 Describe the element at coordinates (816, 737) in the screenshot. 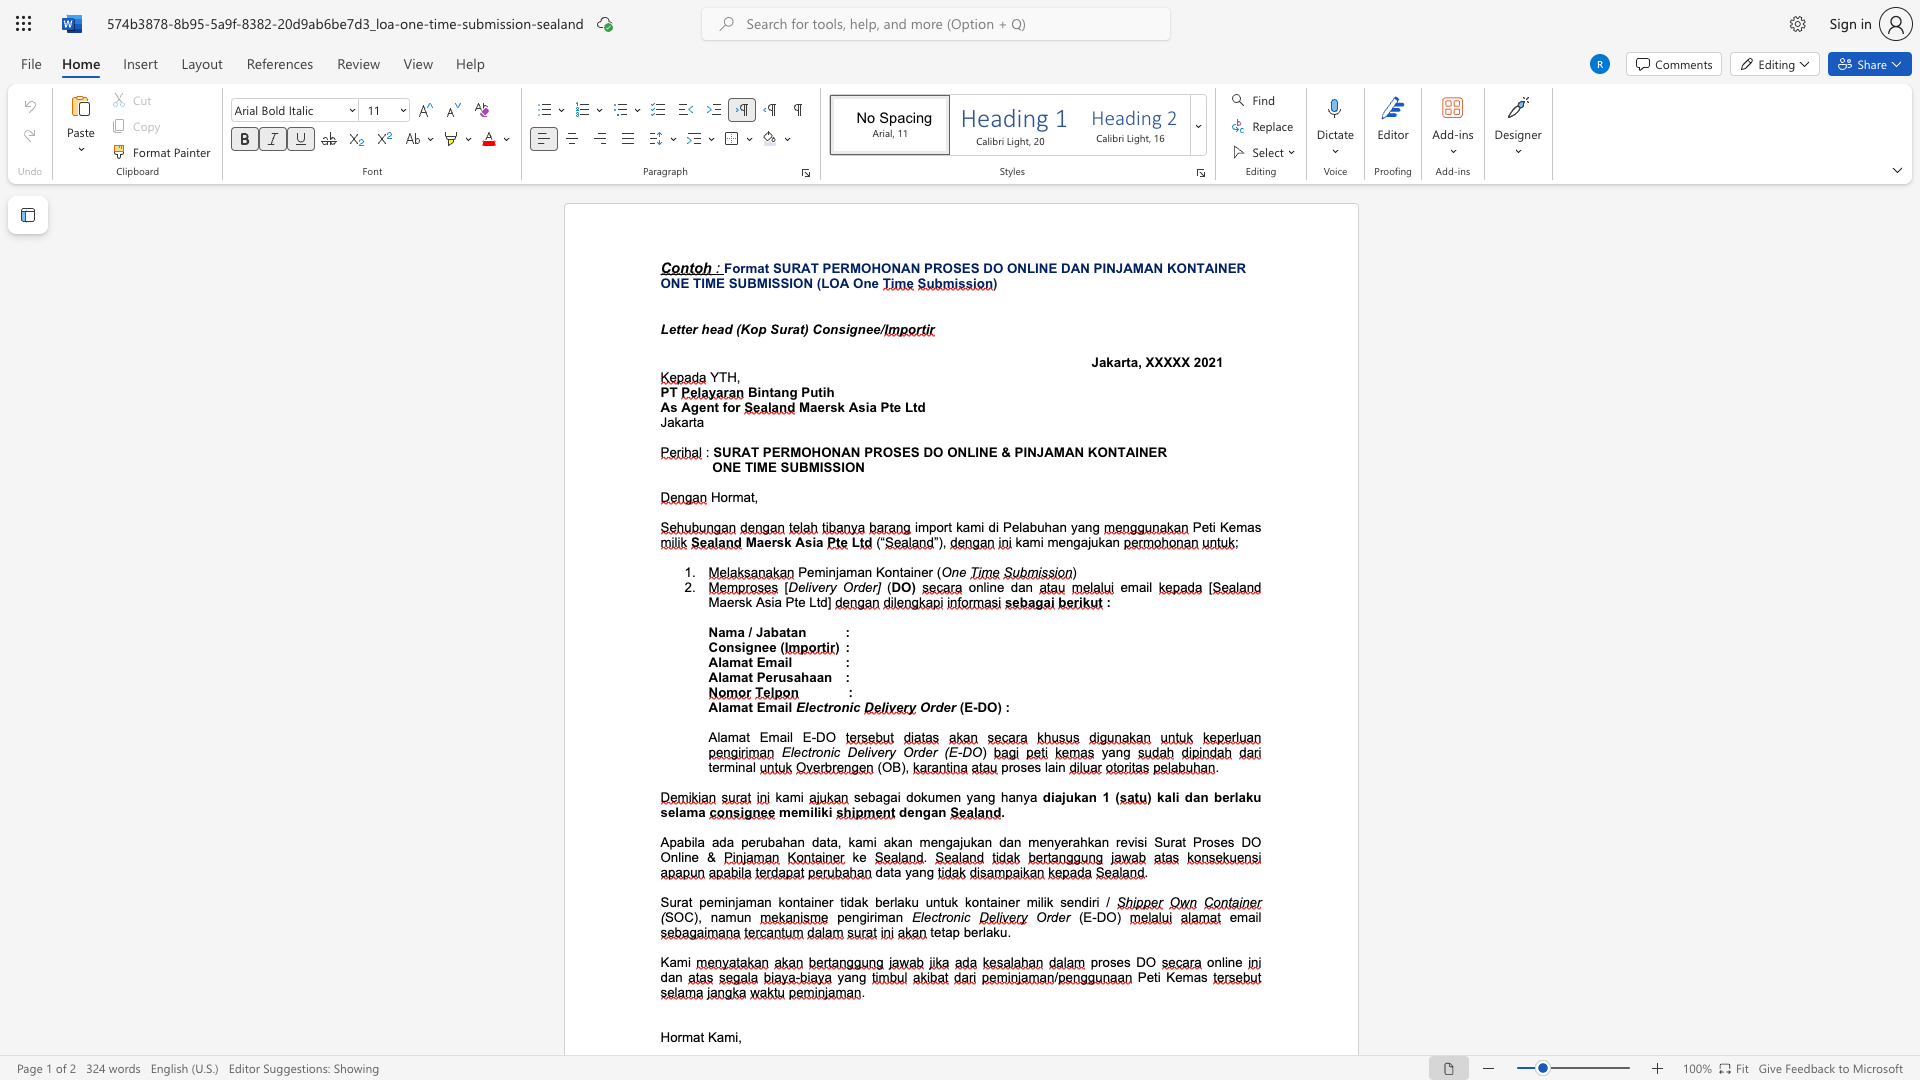

I see `the subset text "DO" within the text "Alamat Email E-DO"` at that location.